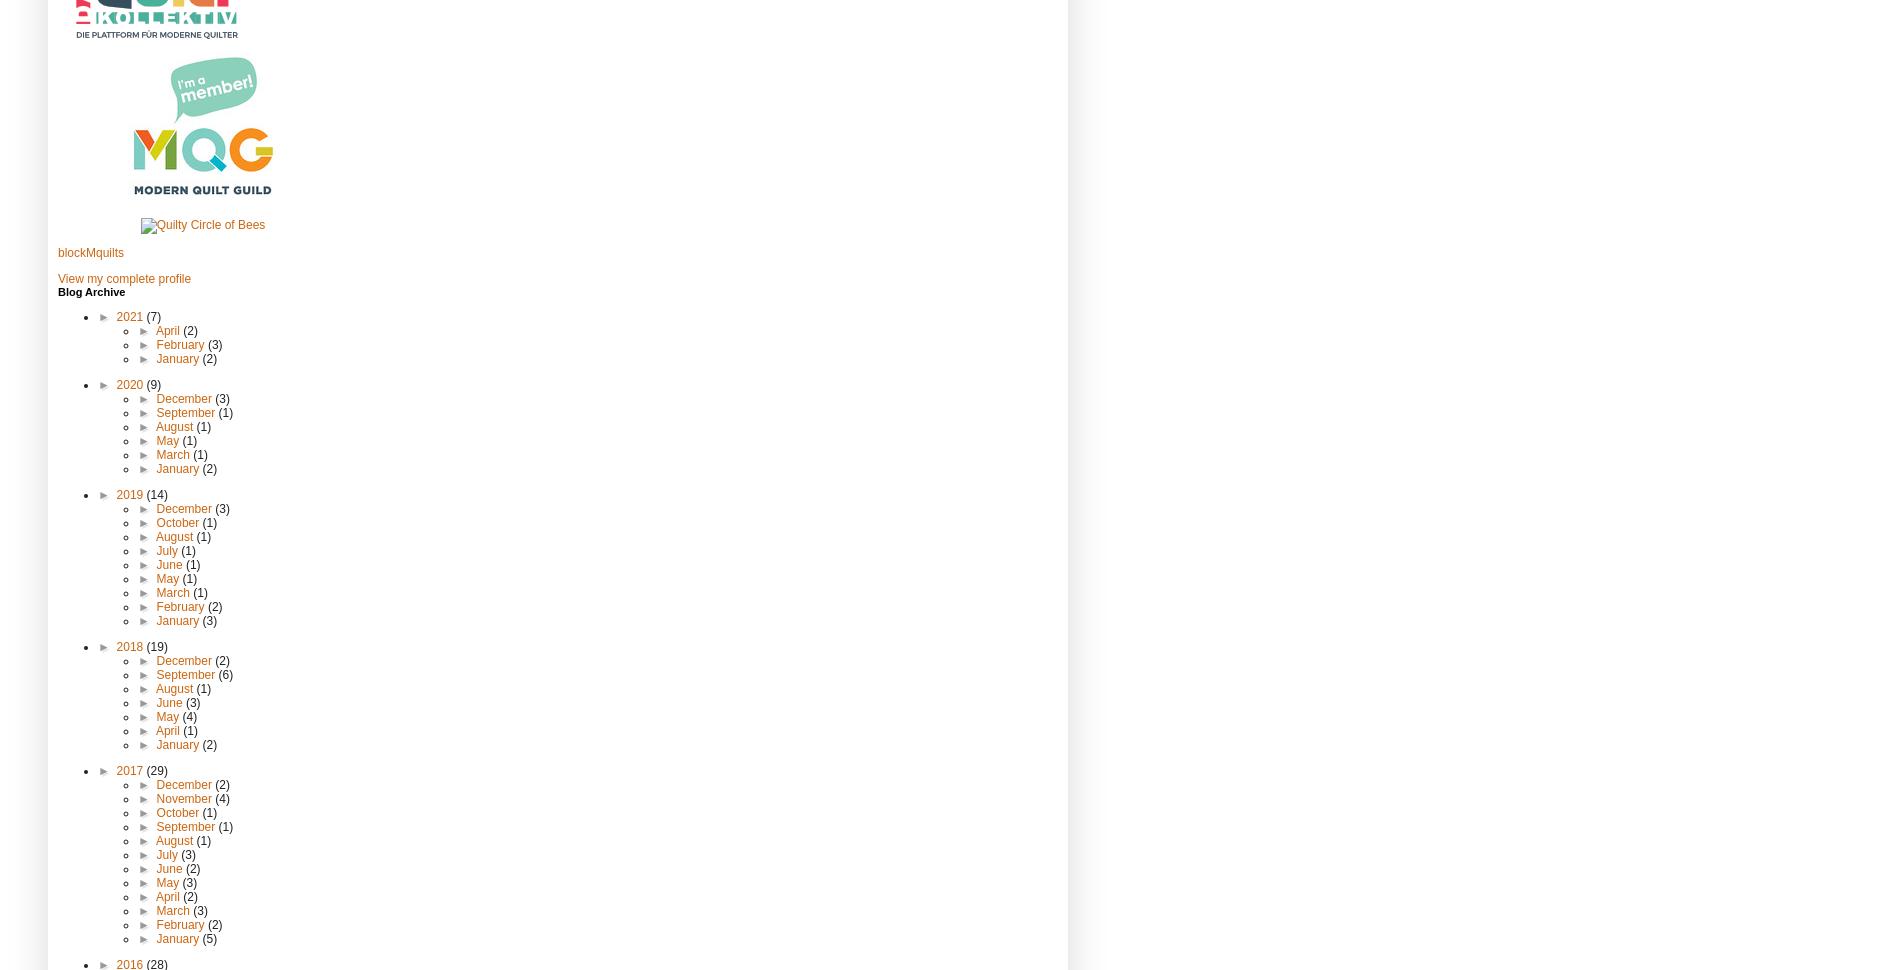  I want to click on '2020', so click(115, 383).